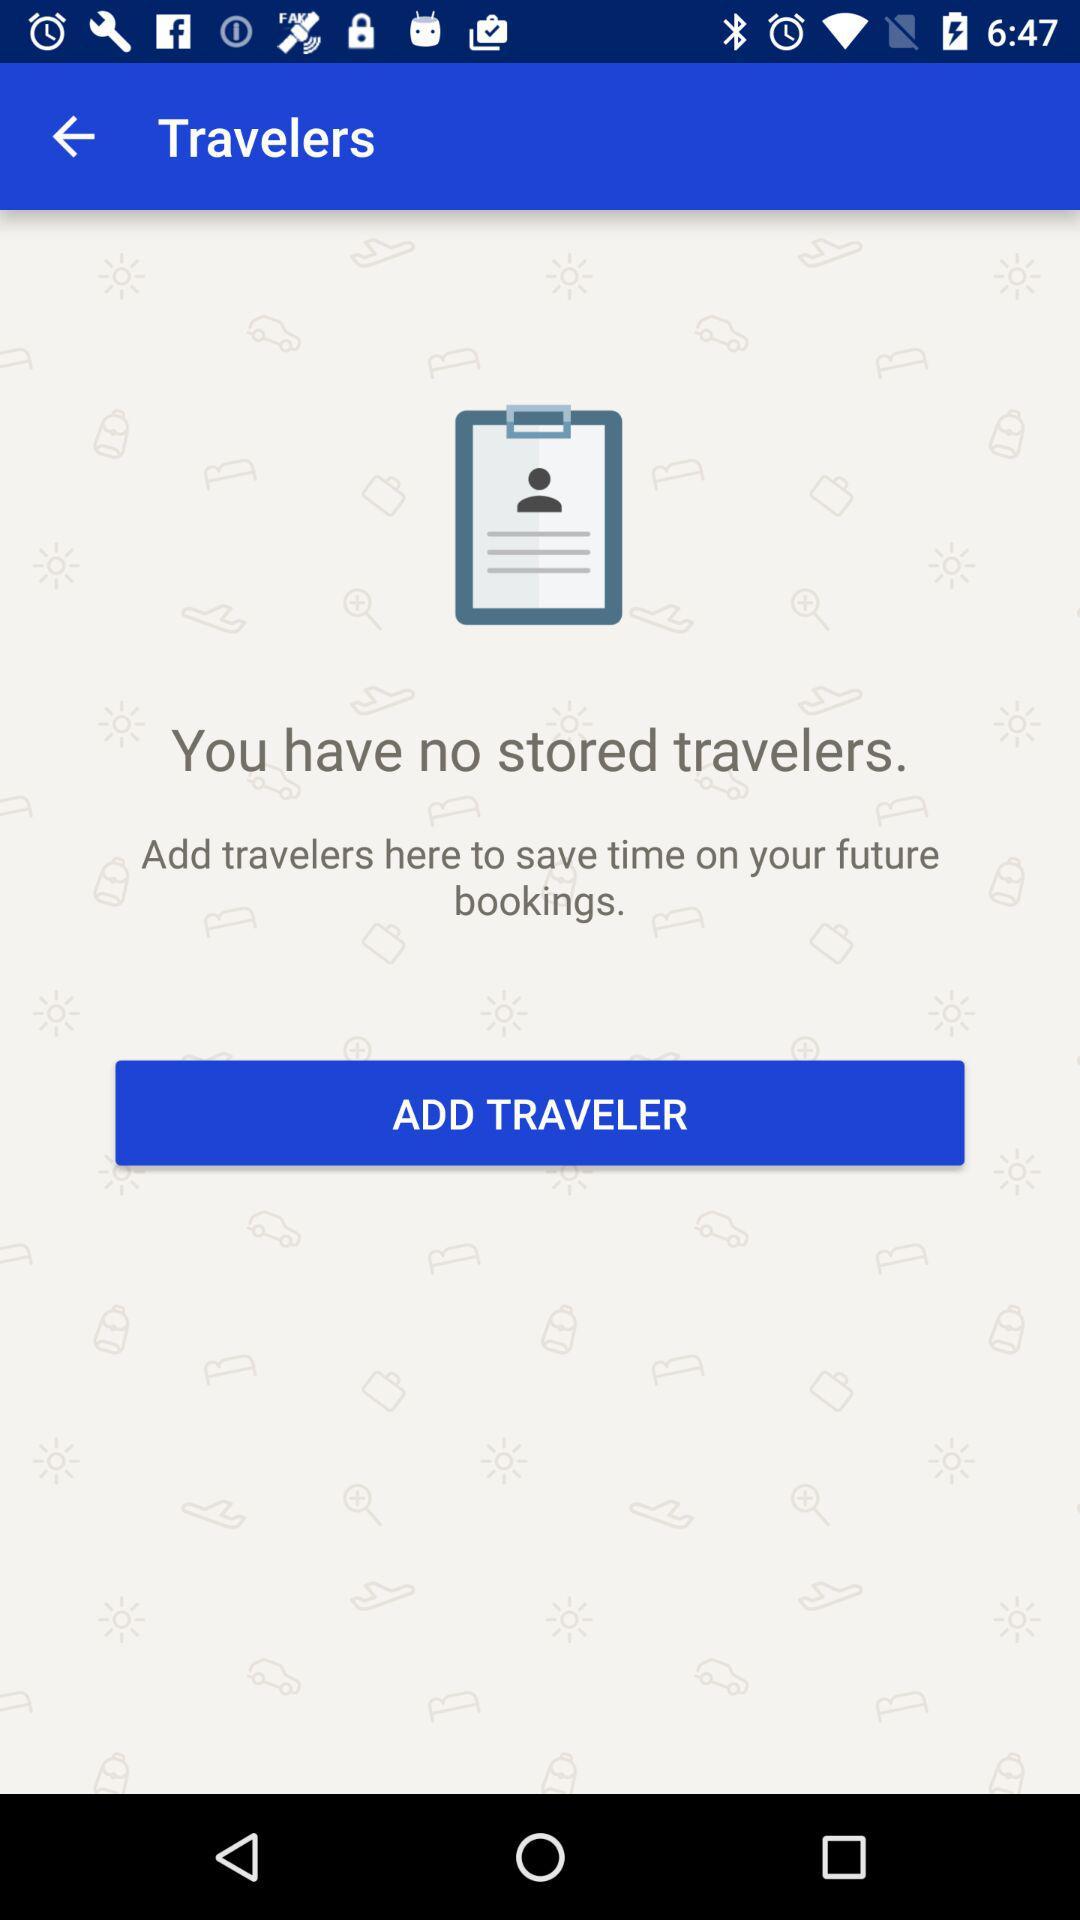 The height and width of the screenshot is (1920, 1080). Describe the element at coordinates (72, 135) in the screenshot. I see `the icon next to travelers icon` at that location.